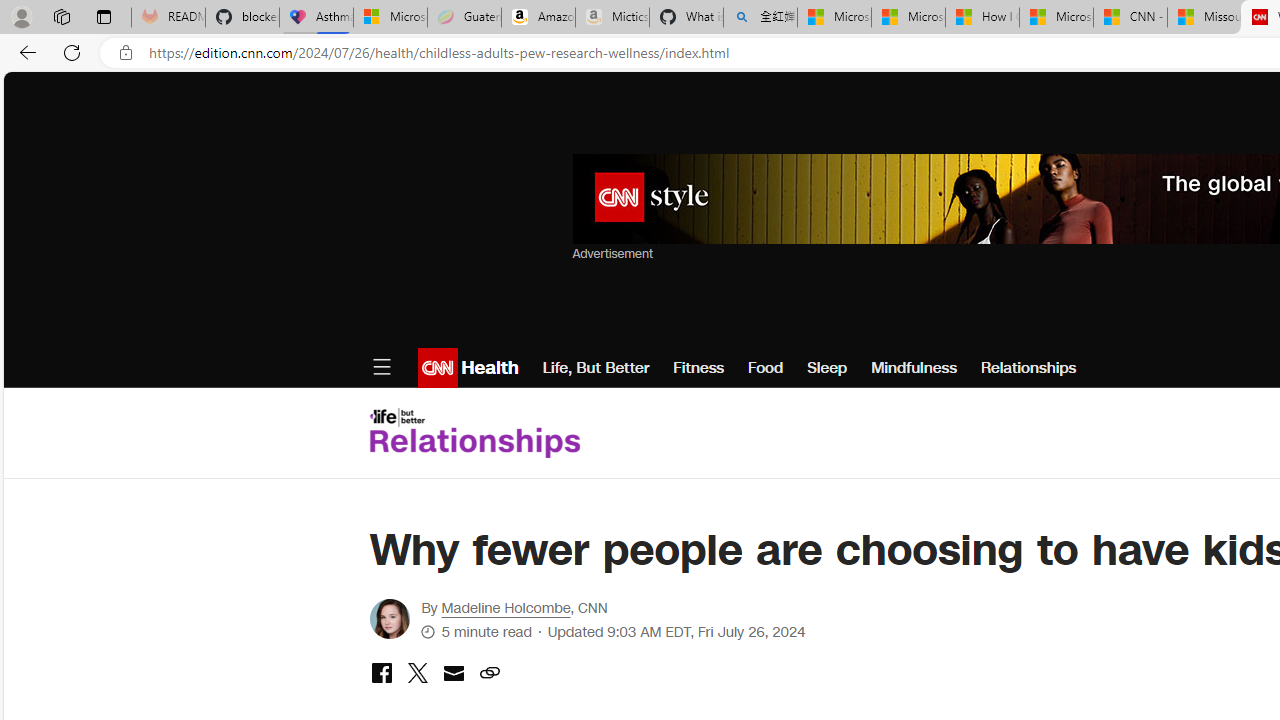 The width and height of the screenshot is (1280, 720). I want to click on 'share with facebook', so click(381, 674).